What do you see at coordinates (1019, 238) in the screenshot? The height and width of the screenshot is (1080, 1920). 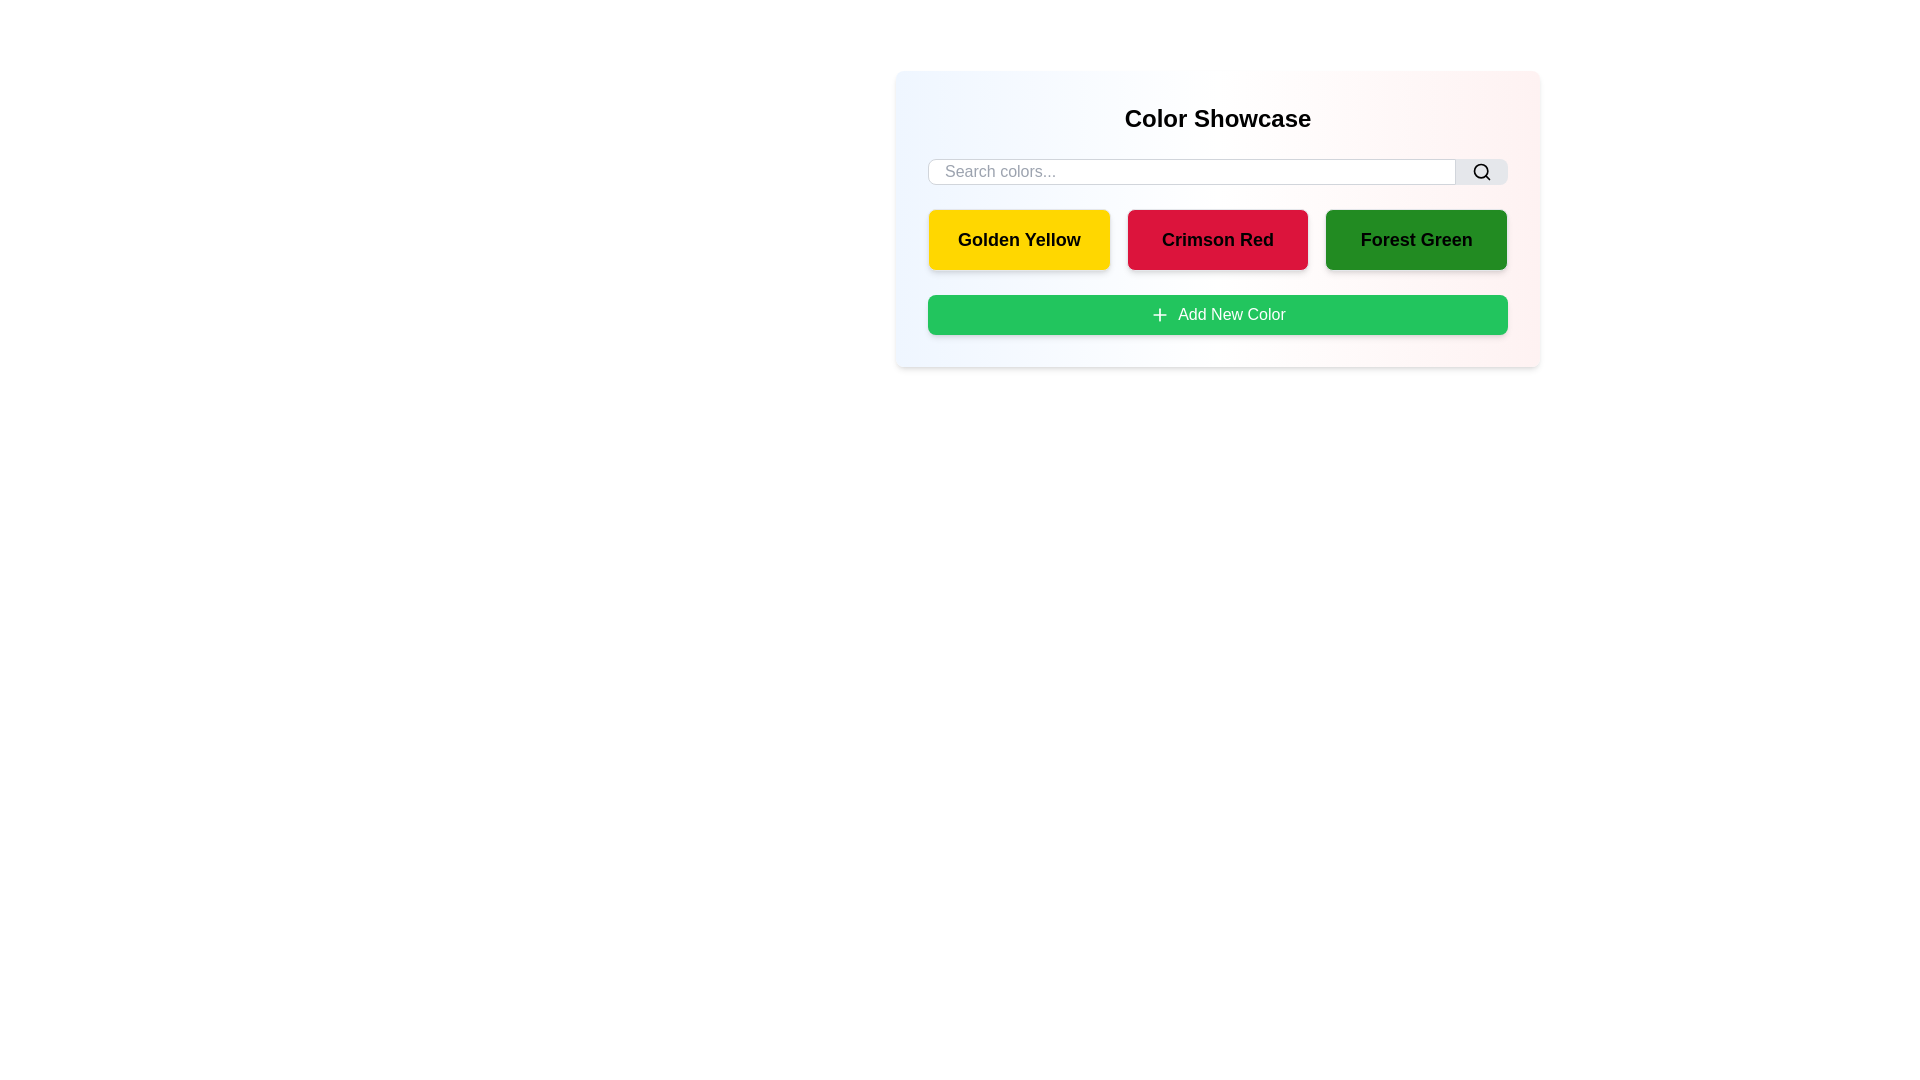 I see `the text label that describes the selected color 'Golden Yellow' in the color showcase interface, located in the top left corner under the 'Search colors...' section` at bounding box center [1019, 238].